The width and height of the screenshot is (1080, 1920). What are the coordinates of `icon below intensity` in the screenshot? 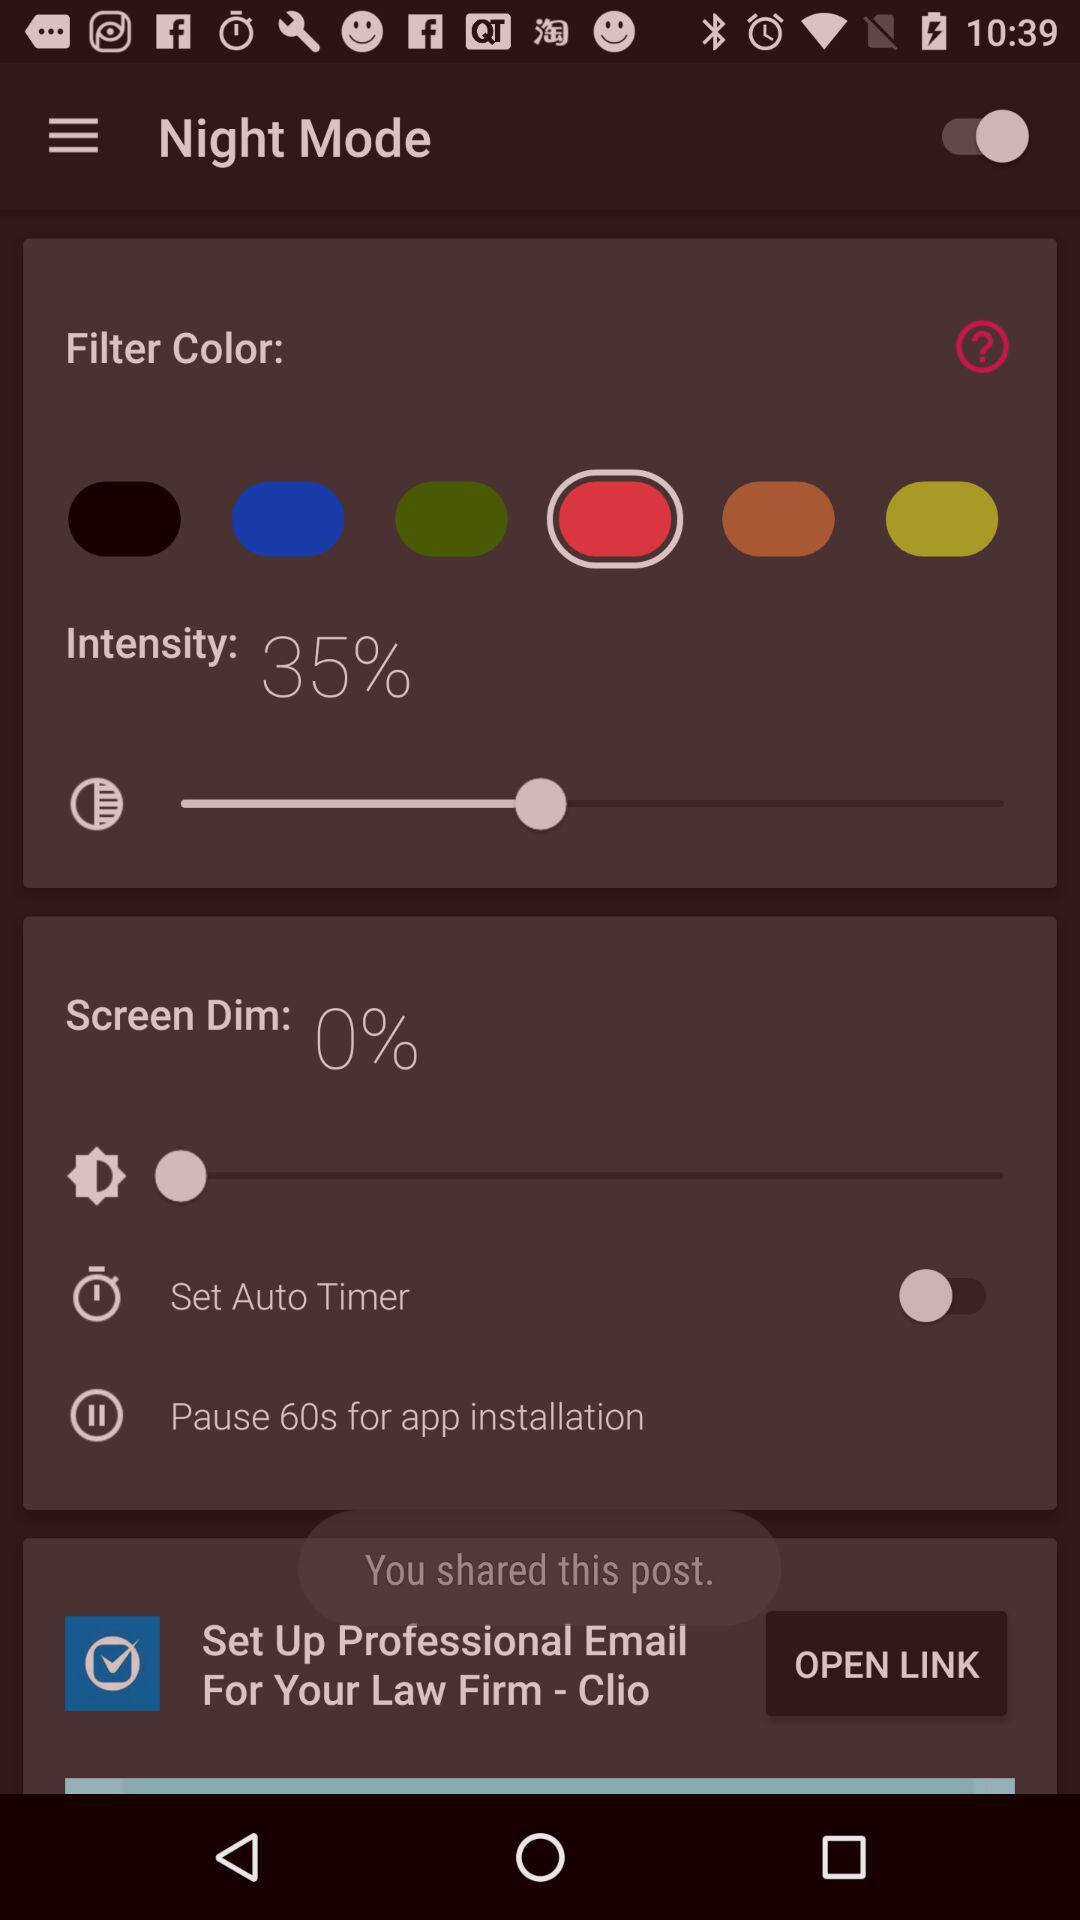 It's located at (96, 804).